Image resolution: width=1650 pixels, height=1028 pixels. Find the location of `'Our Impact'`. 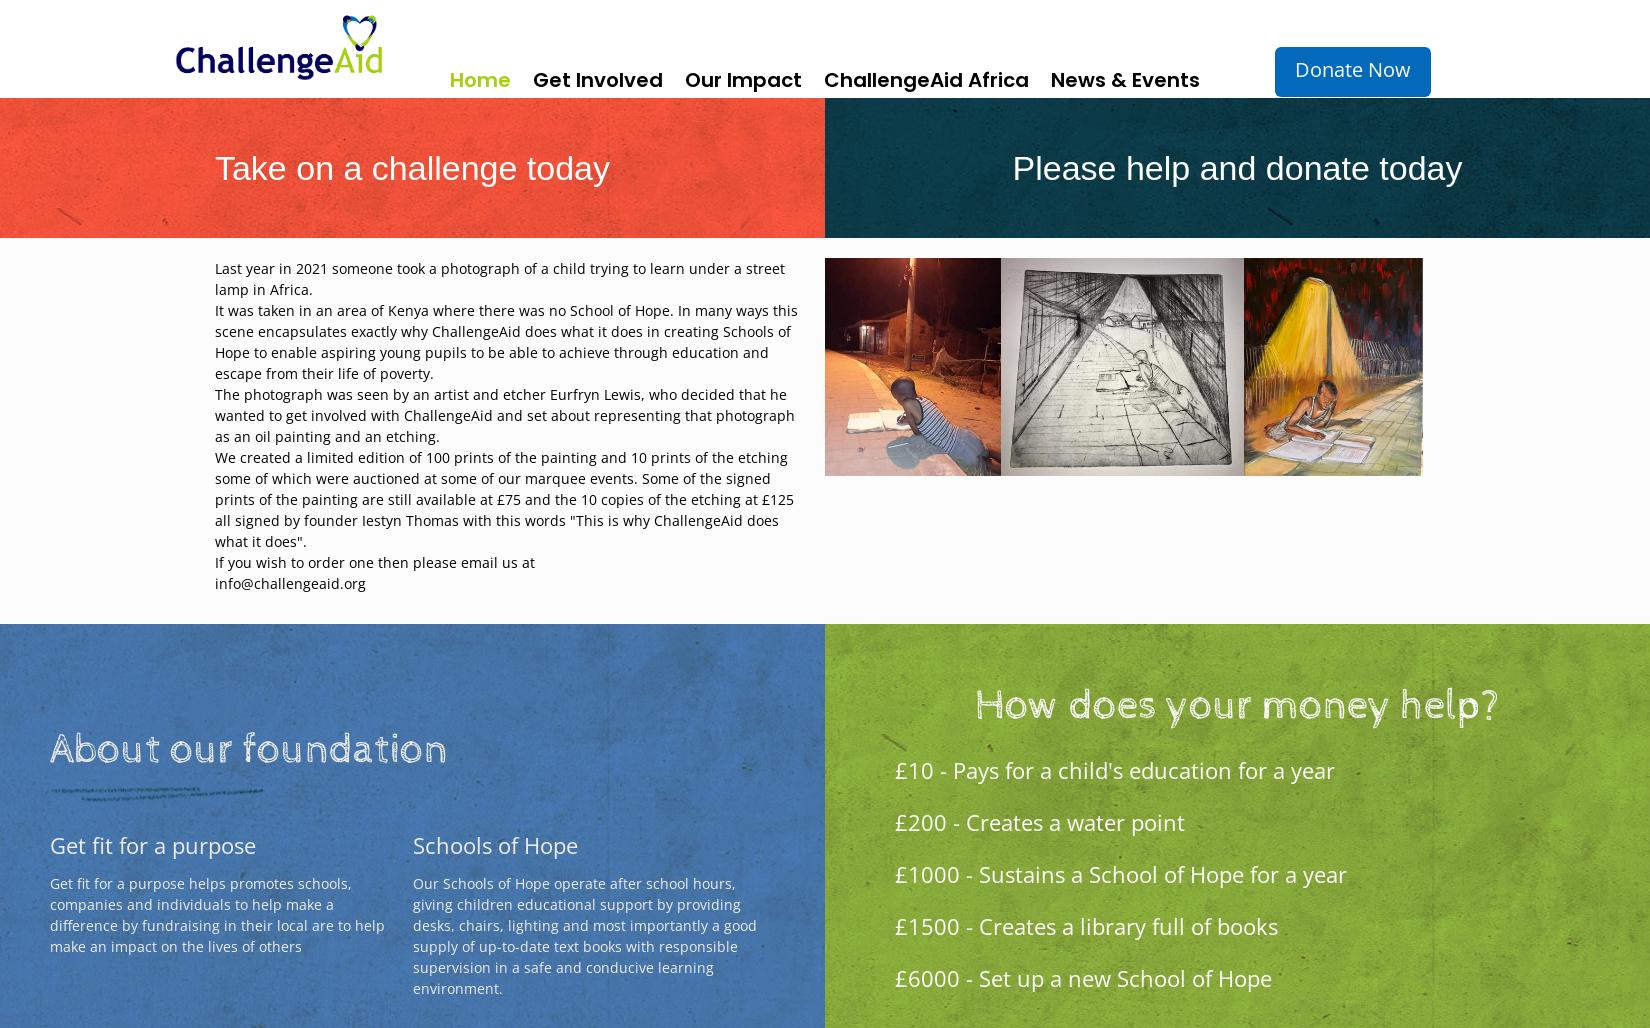

'Our Impact' is located at coordinates (742, 78).